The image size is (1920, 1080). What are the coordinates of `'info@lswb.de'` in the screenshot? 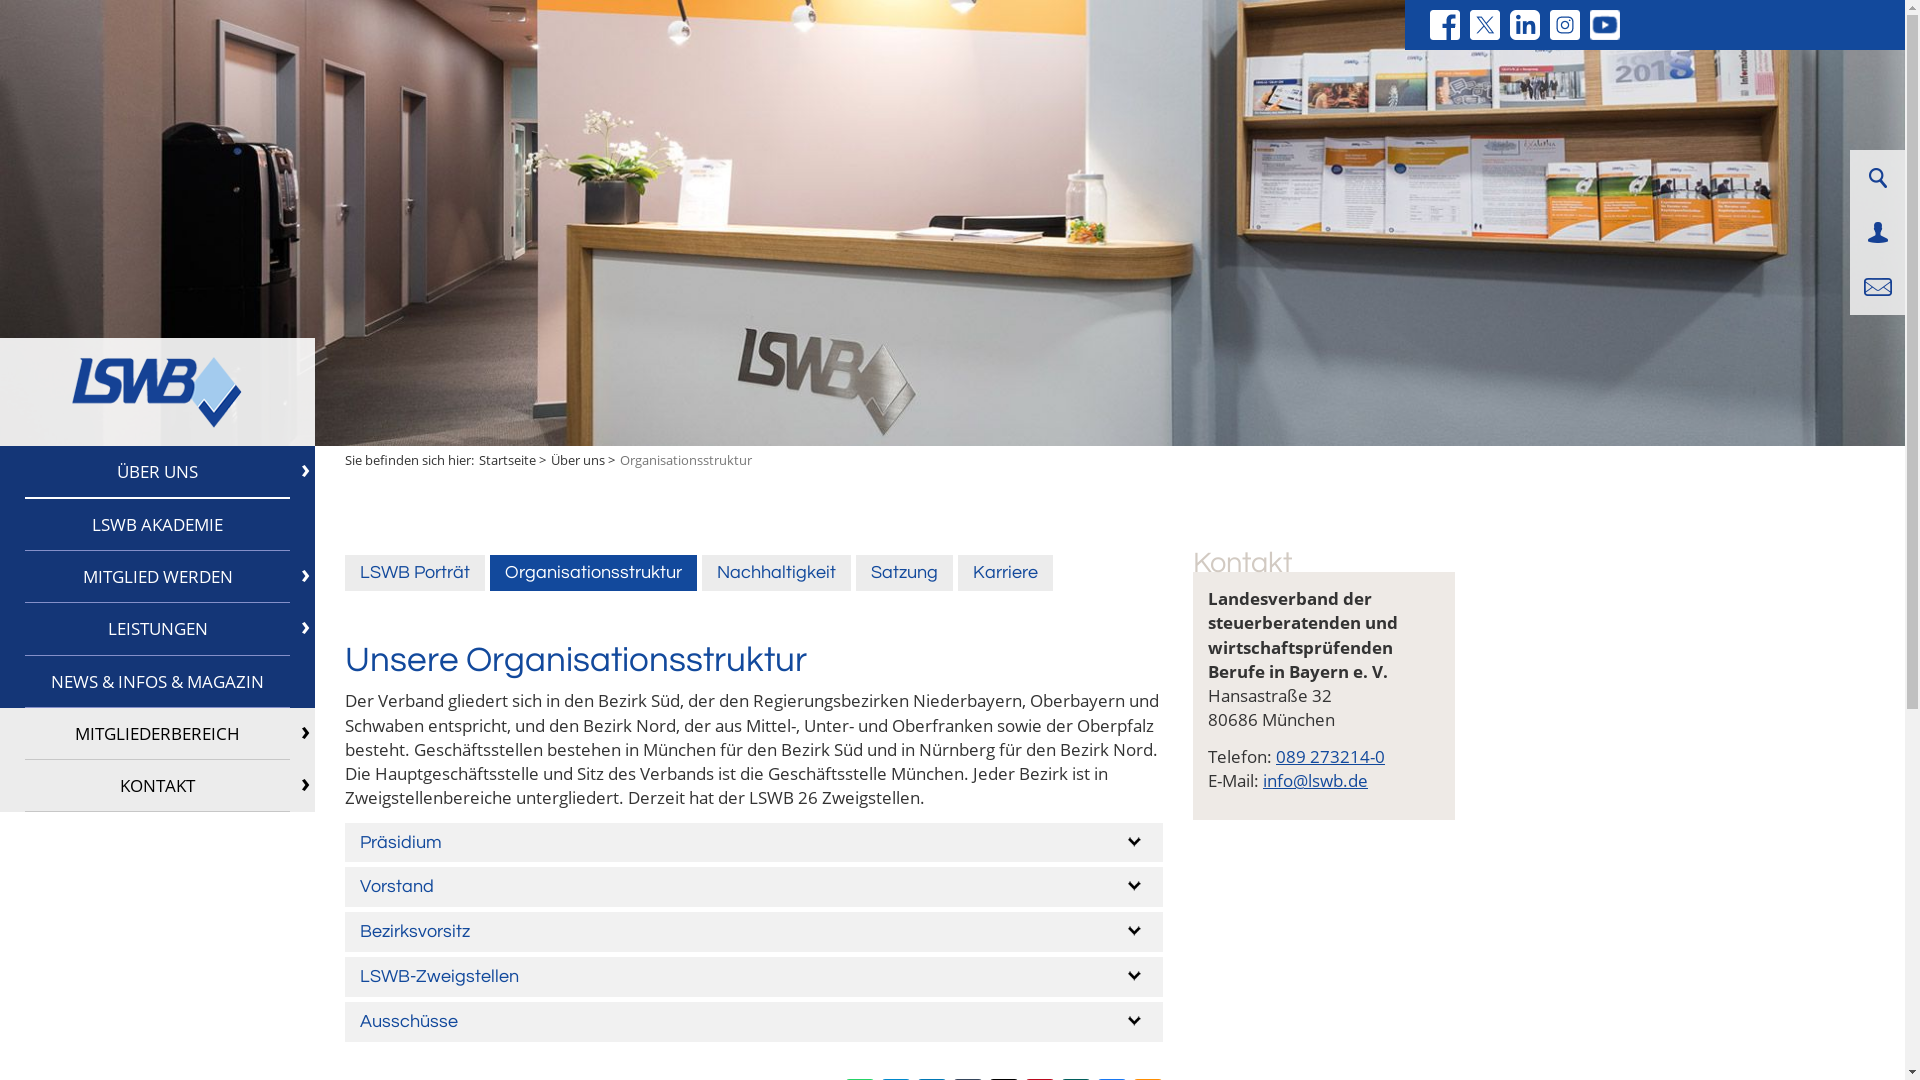 It's located at (1315, 779).